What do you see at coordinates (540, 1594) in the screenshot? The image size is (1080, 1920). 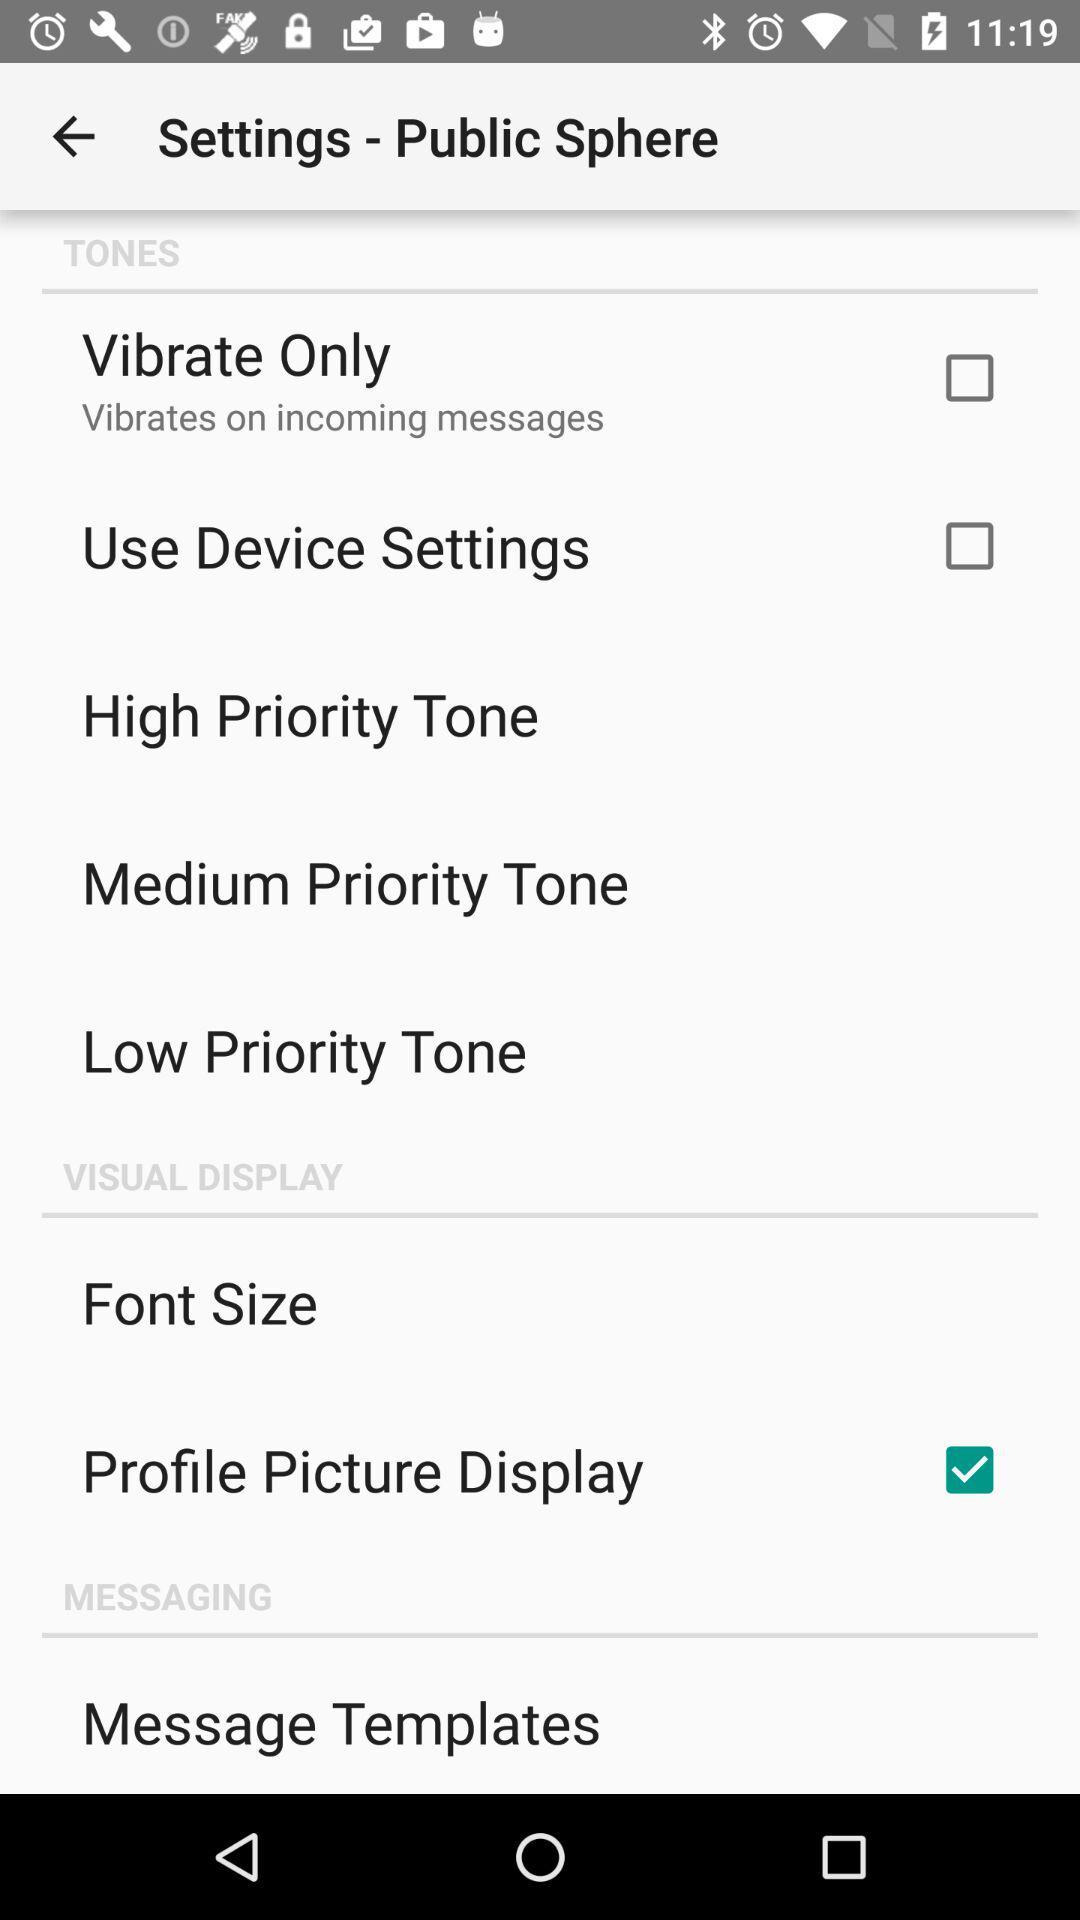 I see `icon above the message templates` at bounding box center [540, 1594].